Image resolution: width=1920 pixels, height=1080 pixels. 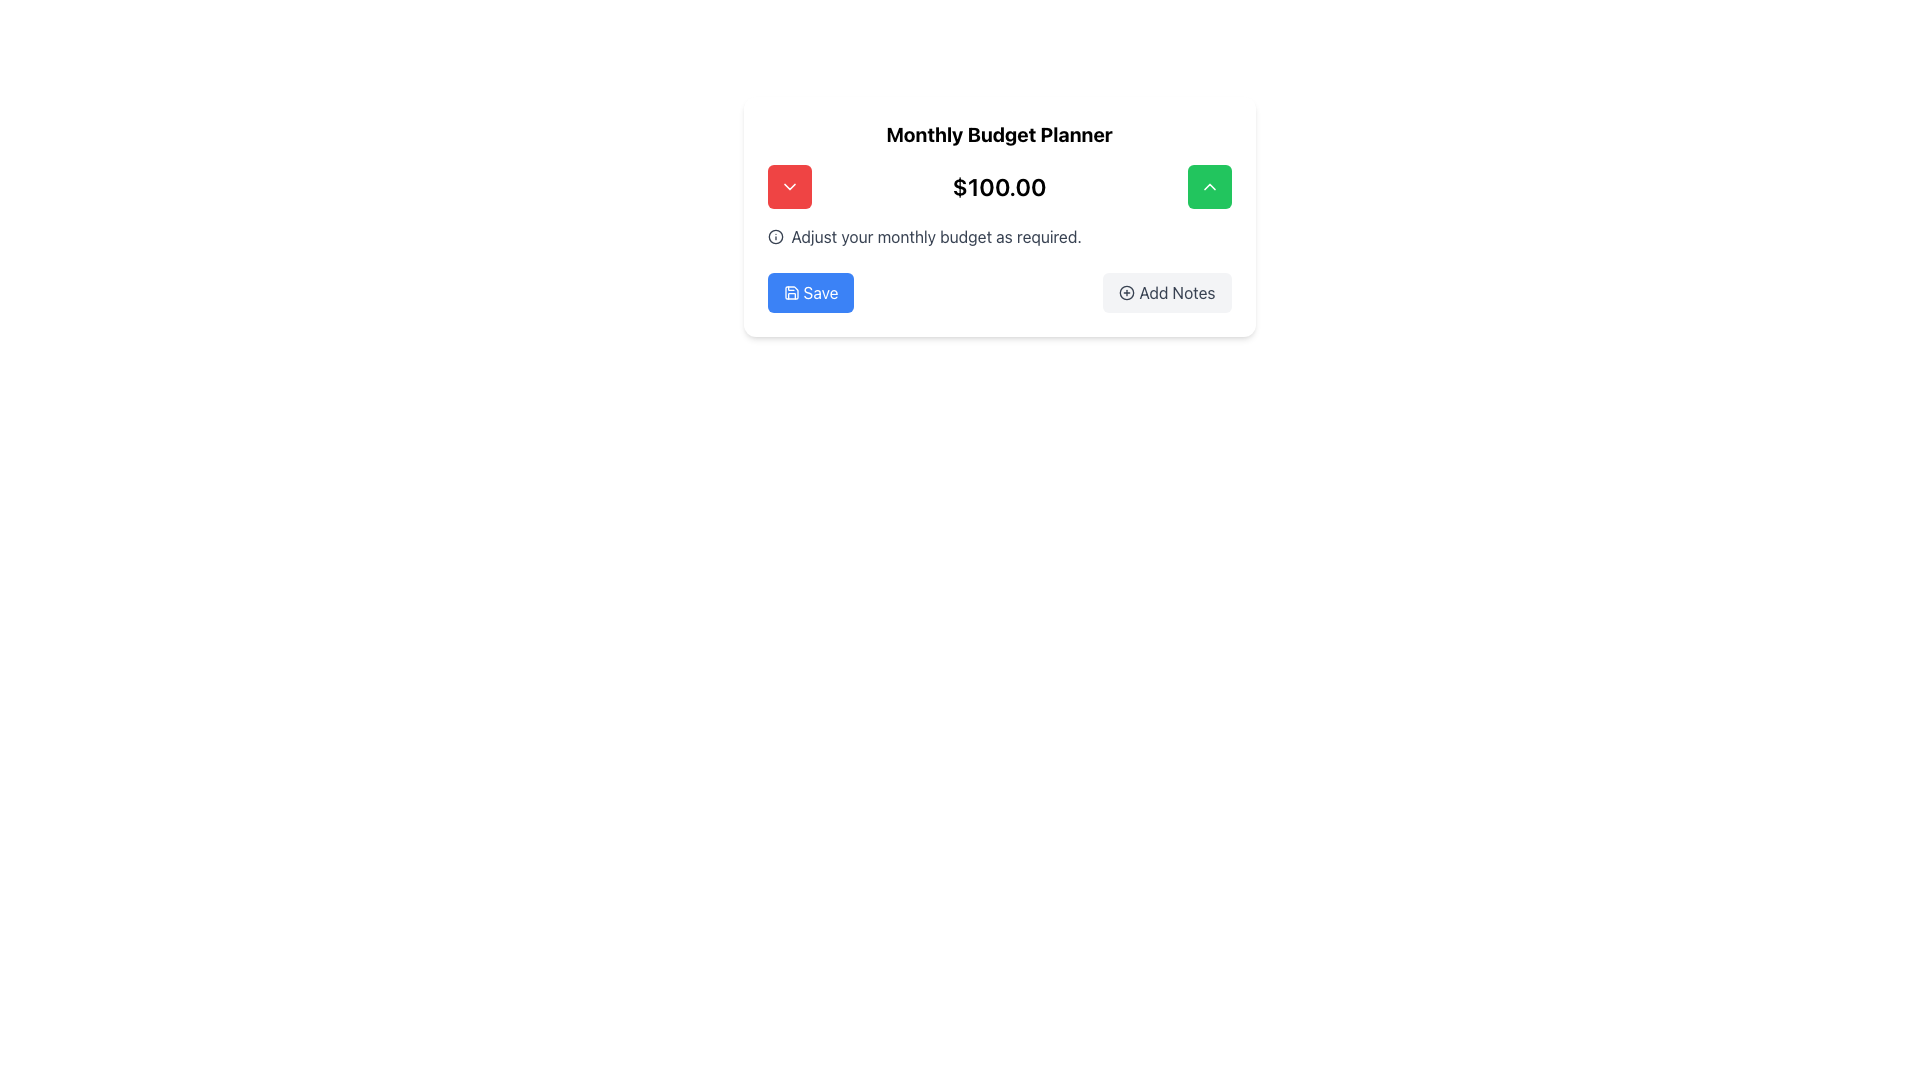 I want to click on the Save icon, which resembles a floppy disk, located within the blue 'Save' button at the lower-left part of the card interface to initiate save, so click(x=790, y=293).